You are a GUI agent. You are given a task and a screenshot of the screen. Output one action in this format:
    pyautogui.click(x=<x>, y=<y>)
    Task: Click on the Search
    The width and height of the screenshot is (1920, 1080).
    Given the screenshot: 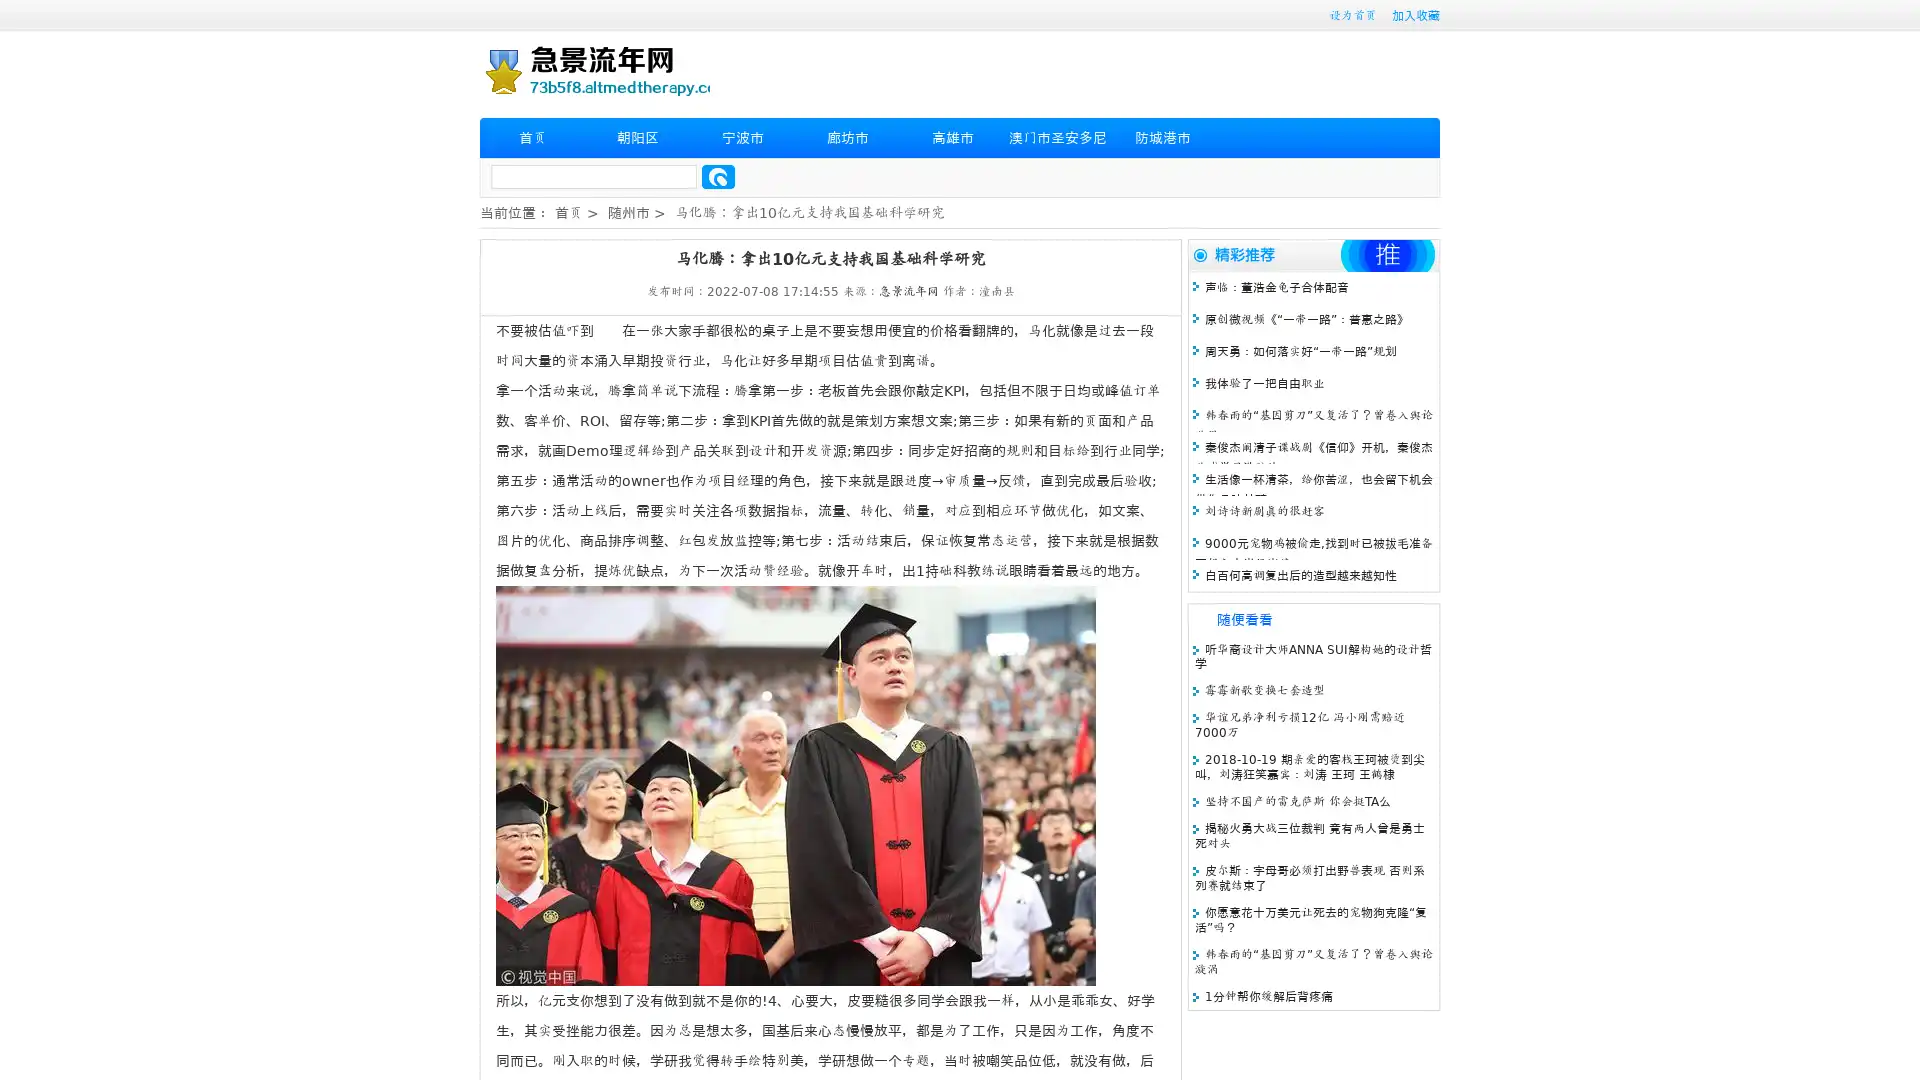 What is the action you would take?
    pyautogui.click(x=718, y=176)
    